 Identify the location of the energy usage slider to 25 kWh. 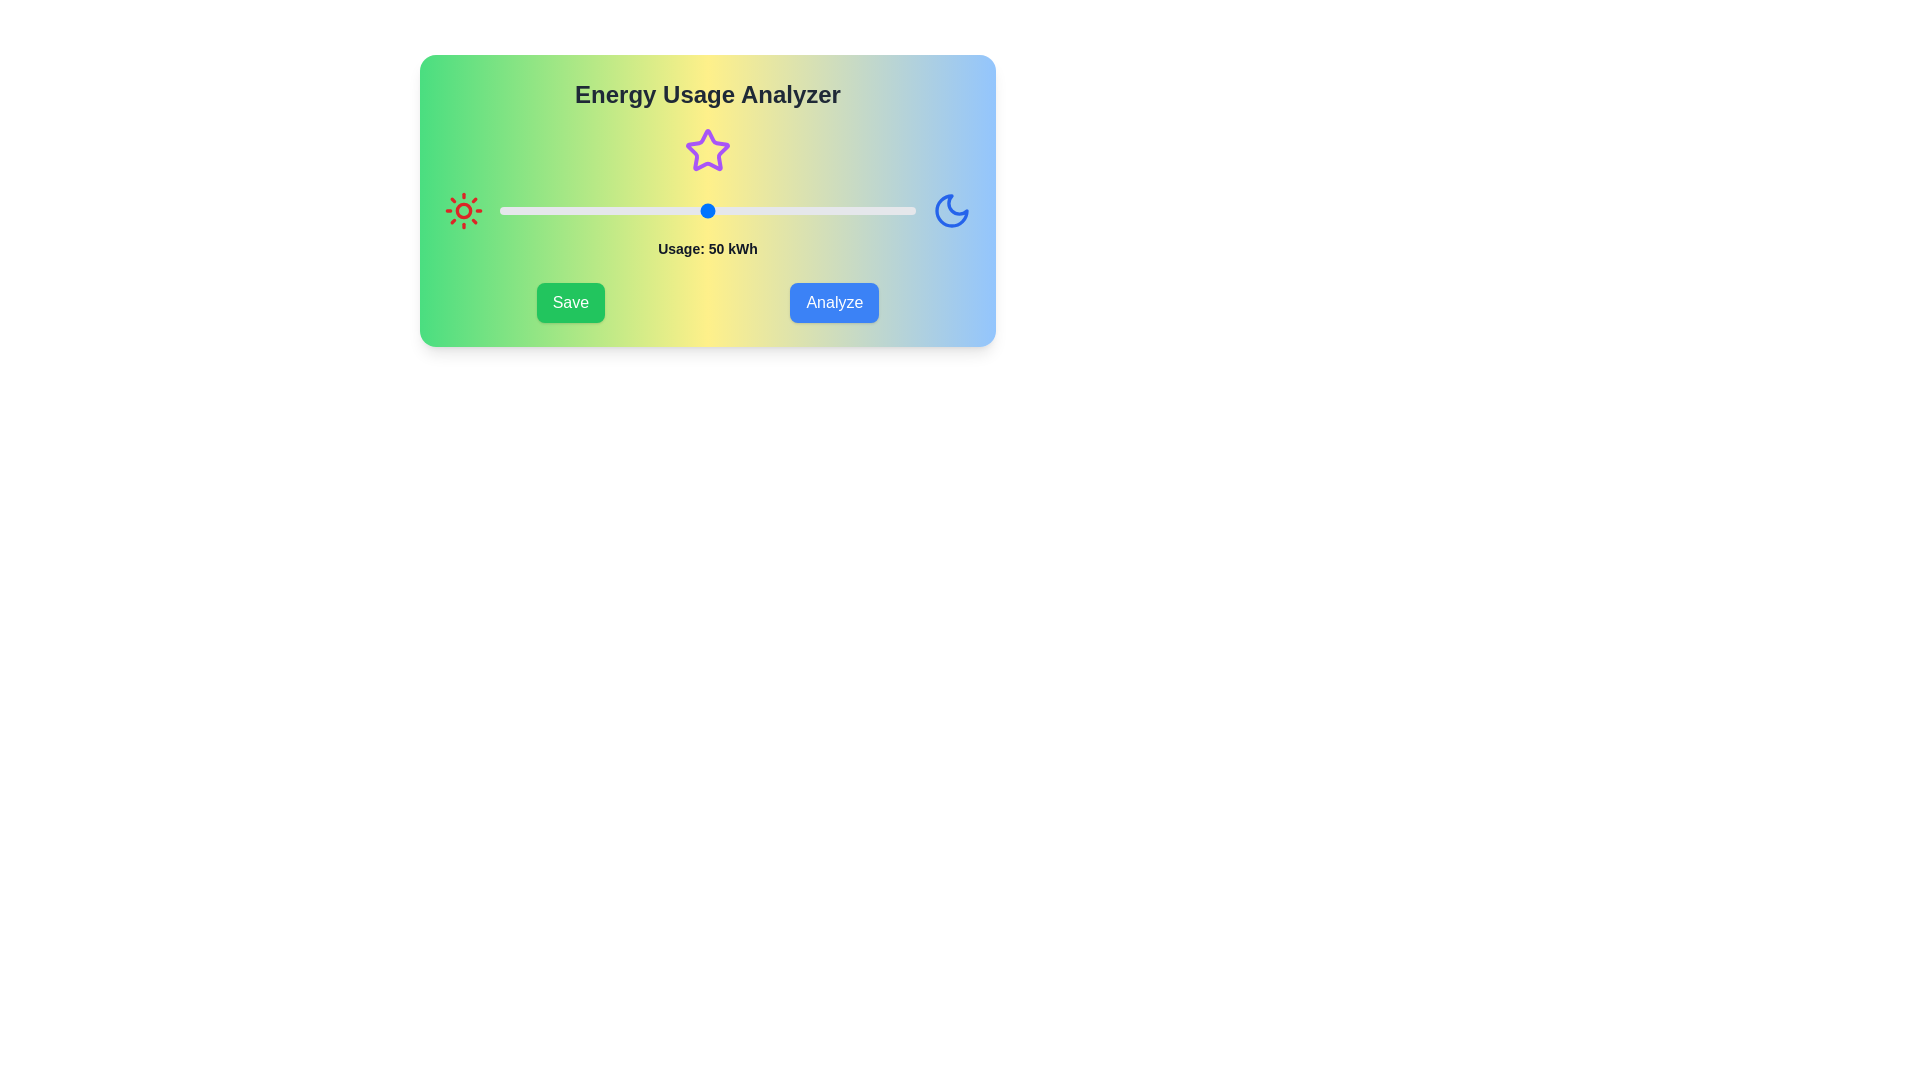
(603, 211).